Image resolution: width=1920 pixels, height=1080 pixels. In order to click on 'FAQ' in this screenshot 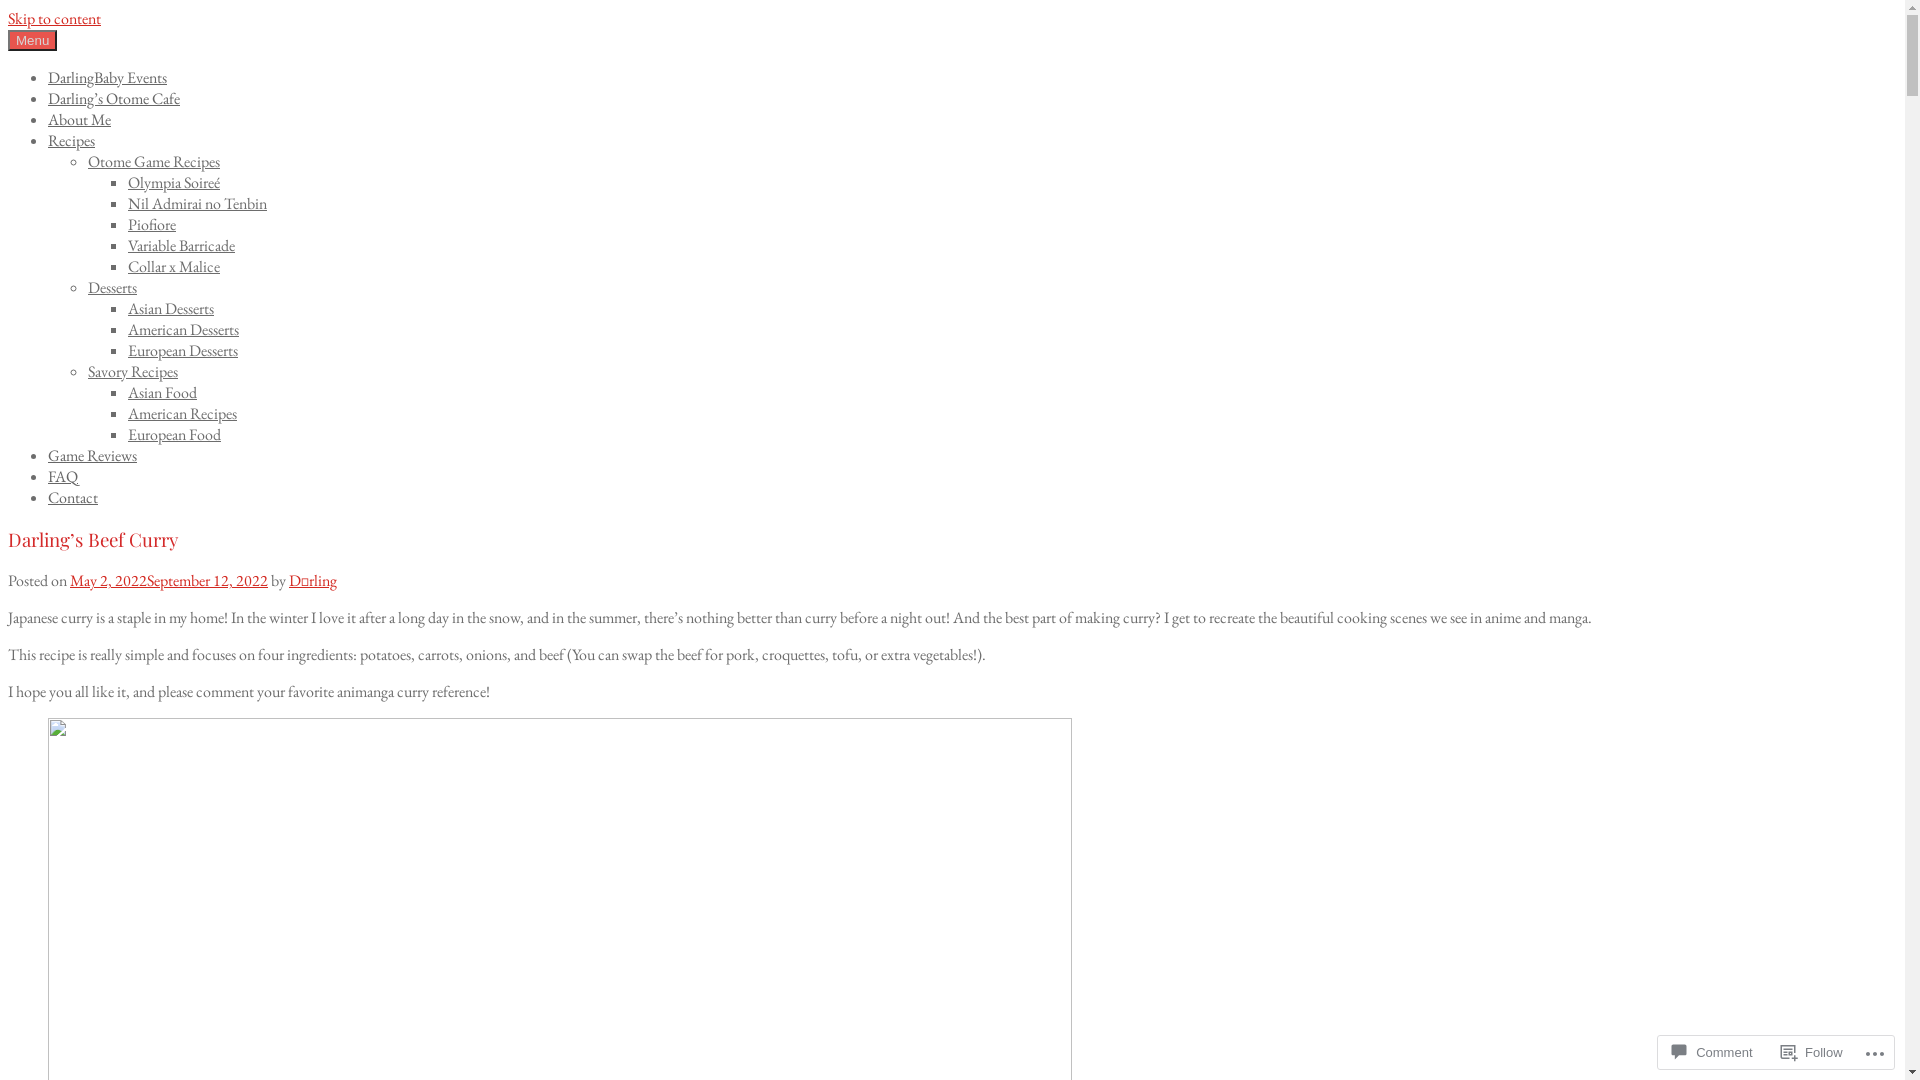, I will do `click(62, 476)`.